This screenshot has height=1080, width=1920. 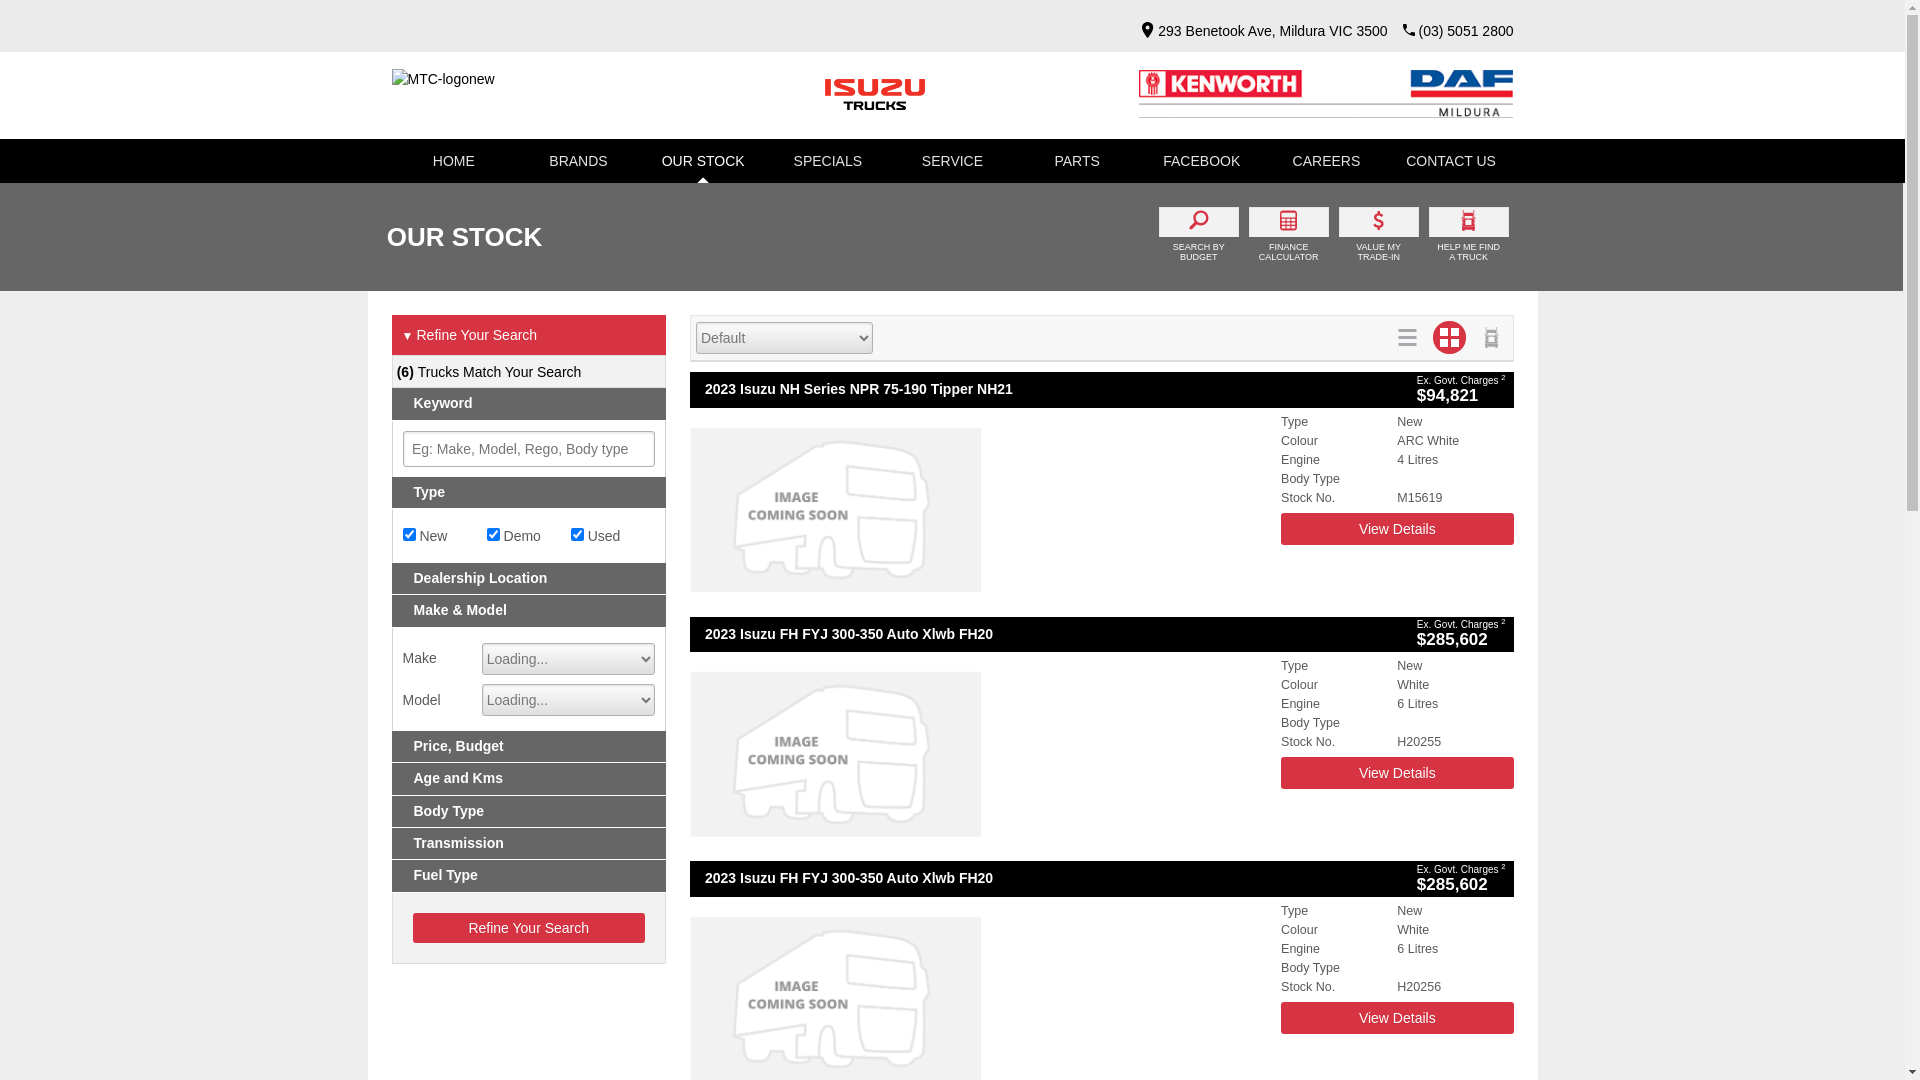 What do you see at coordinates (529, 843) in the screenshot?
I see `'Transmission'` at bounding box center [529, 843].